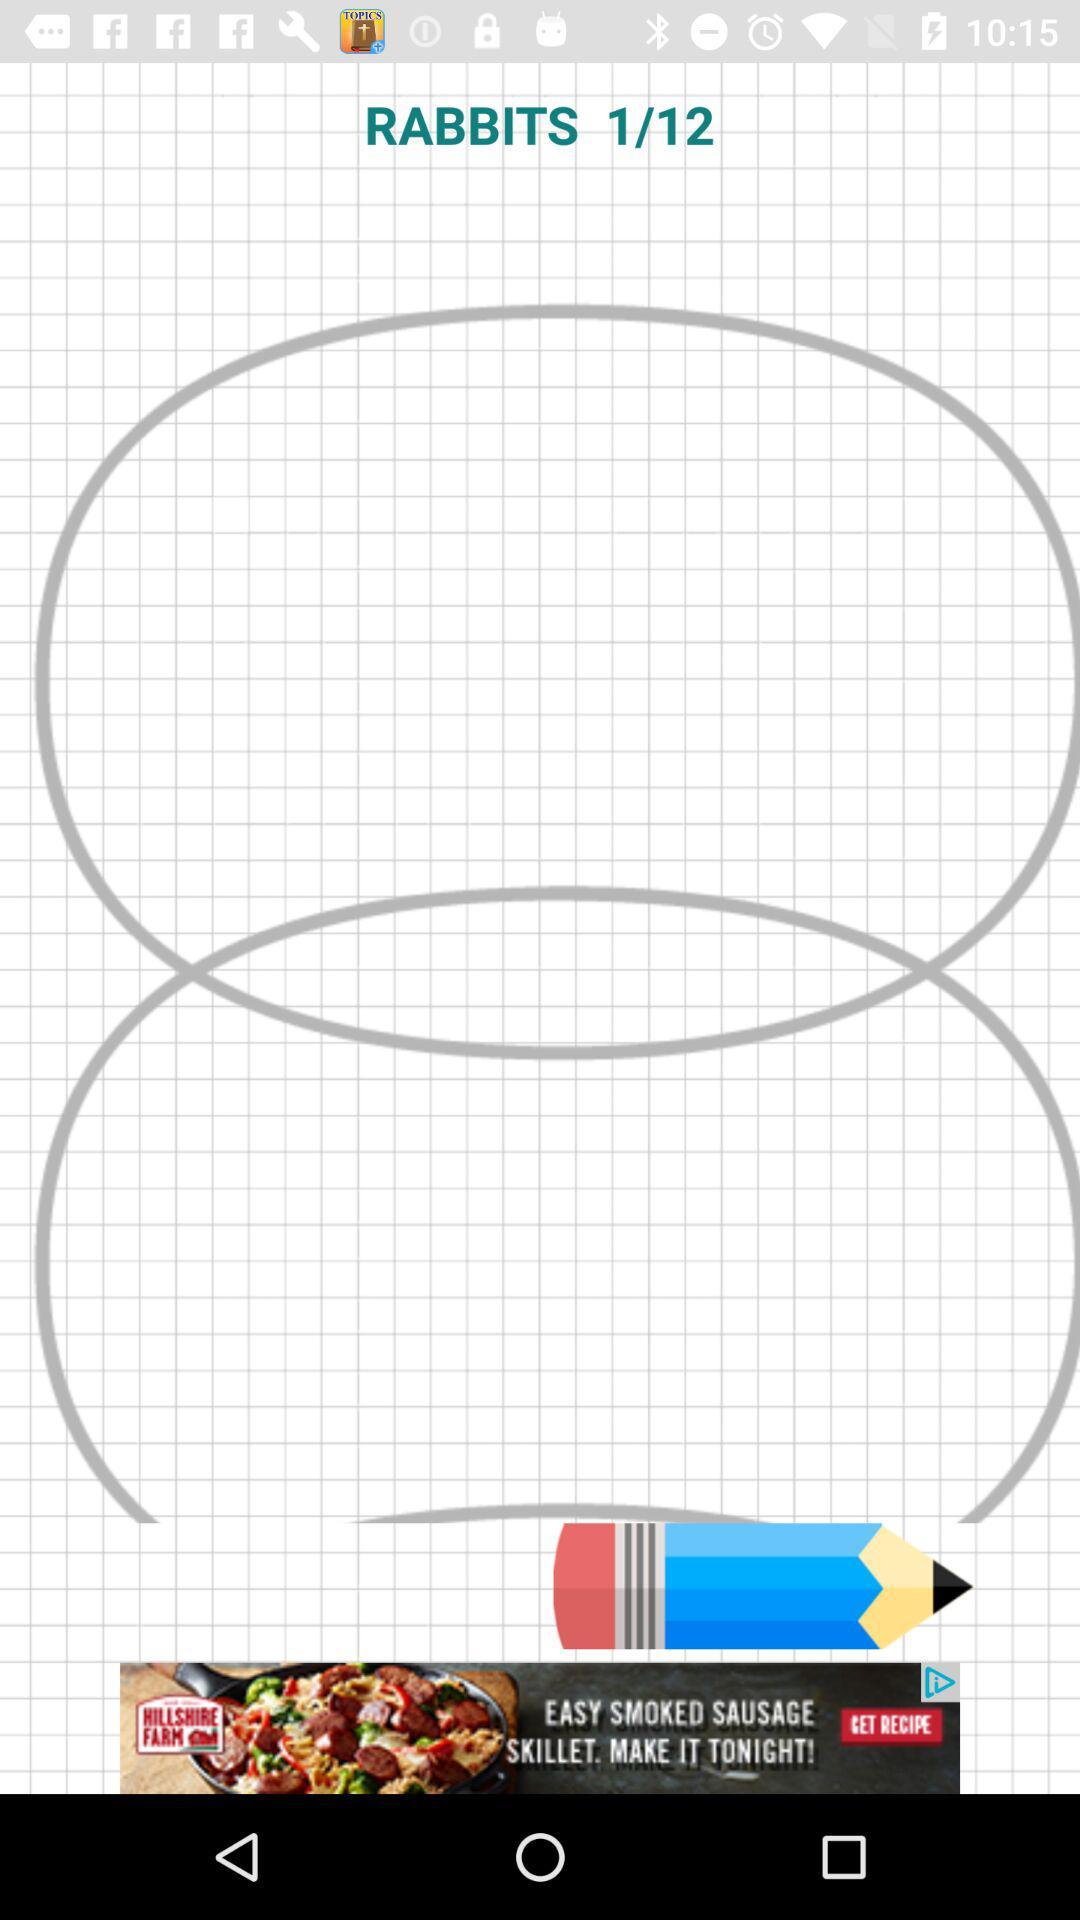  Describe the element at coordinates (540, 1727) in the screenshot. I see `advertisement link` at that location.